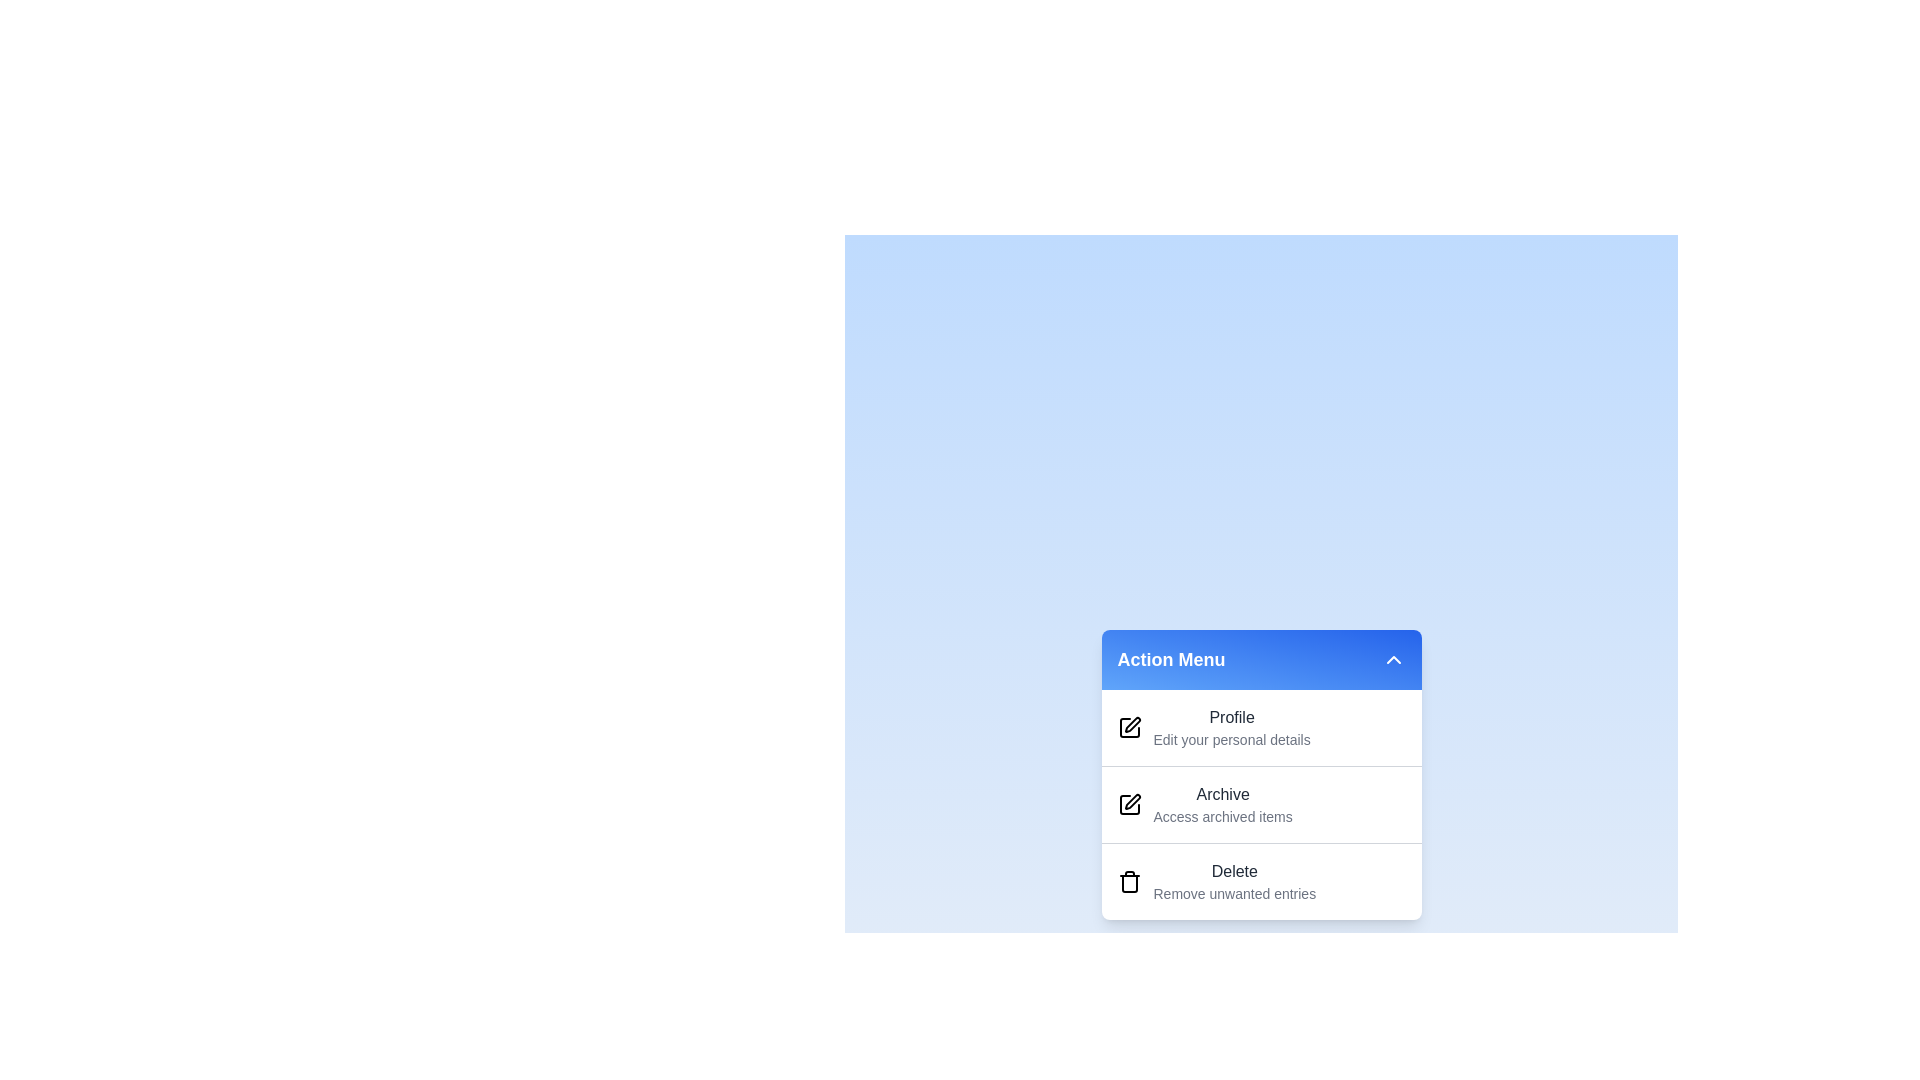  Describe the element at coordinates (1392, 659) in the screenshot. I see `toggle button at the top right of the menu header to collapse the menu` at that location.